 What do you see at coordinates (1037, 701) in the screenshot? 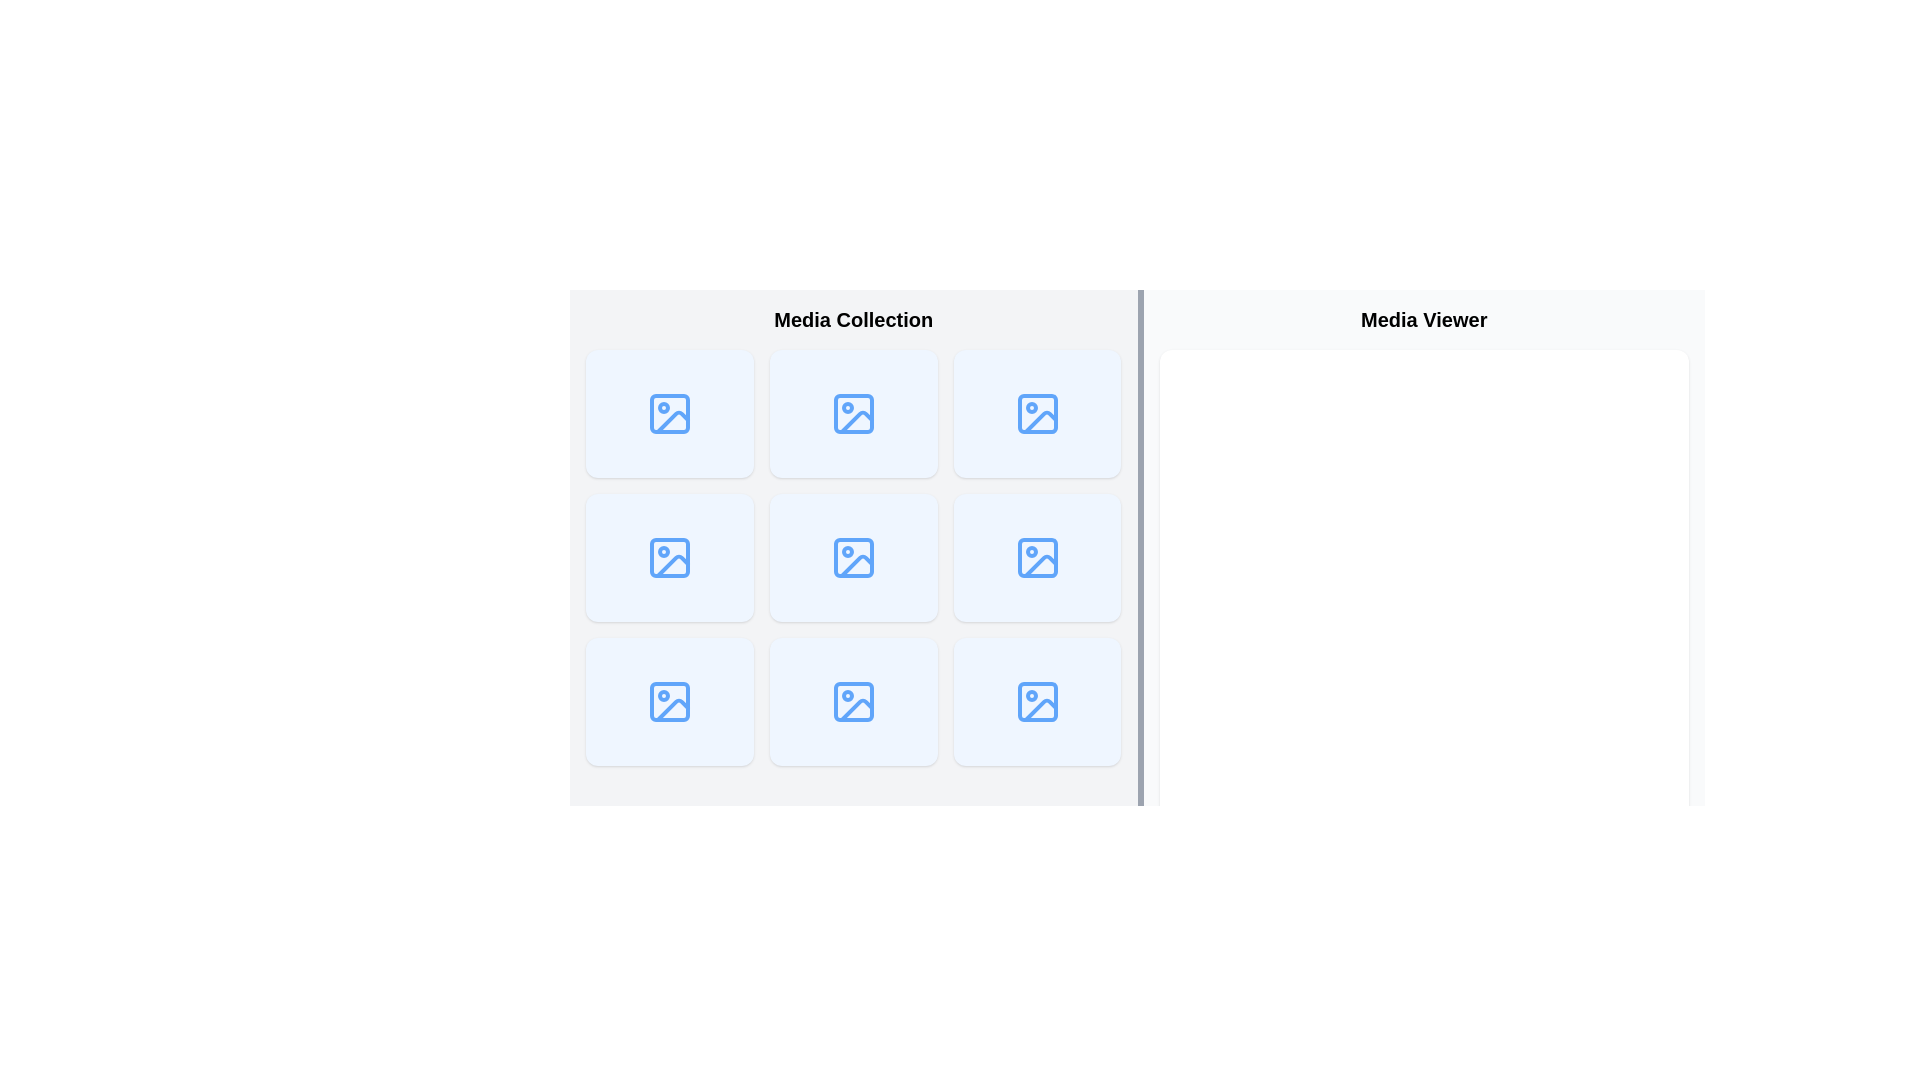
I see `the media icon located in the bottom-right cell of the 3x3 grid in the 'Media Collection' section` at bounding box center [1037, 701].